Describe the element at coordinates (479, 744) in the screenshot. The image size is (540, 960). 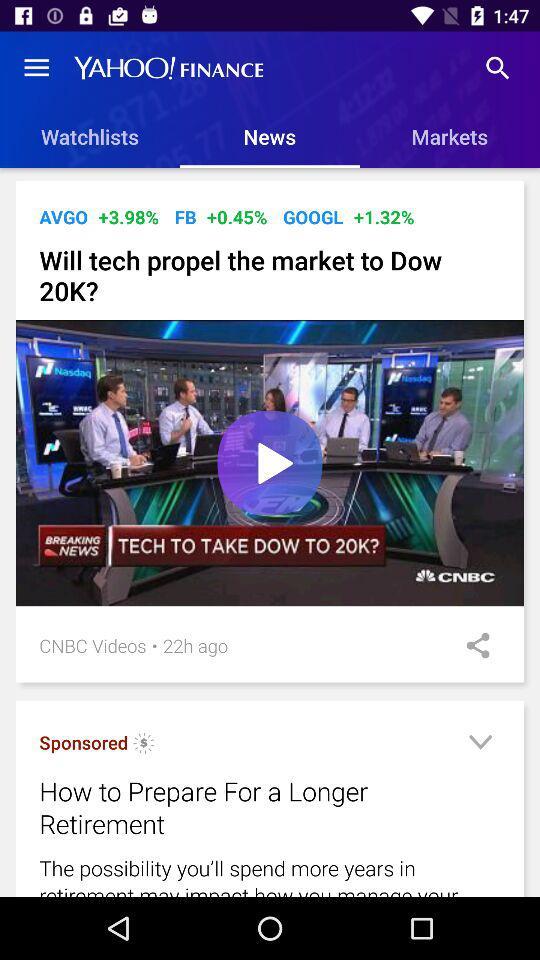
I see `go down` at that location.